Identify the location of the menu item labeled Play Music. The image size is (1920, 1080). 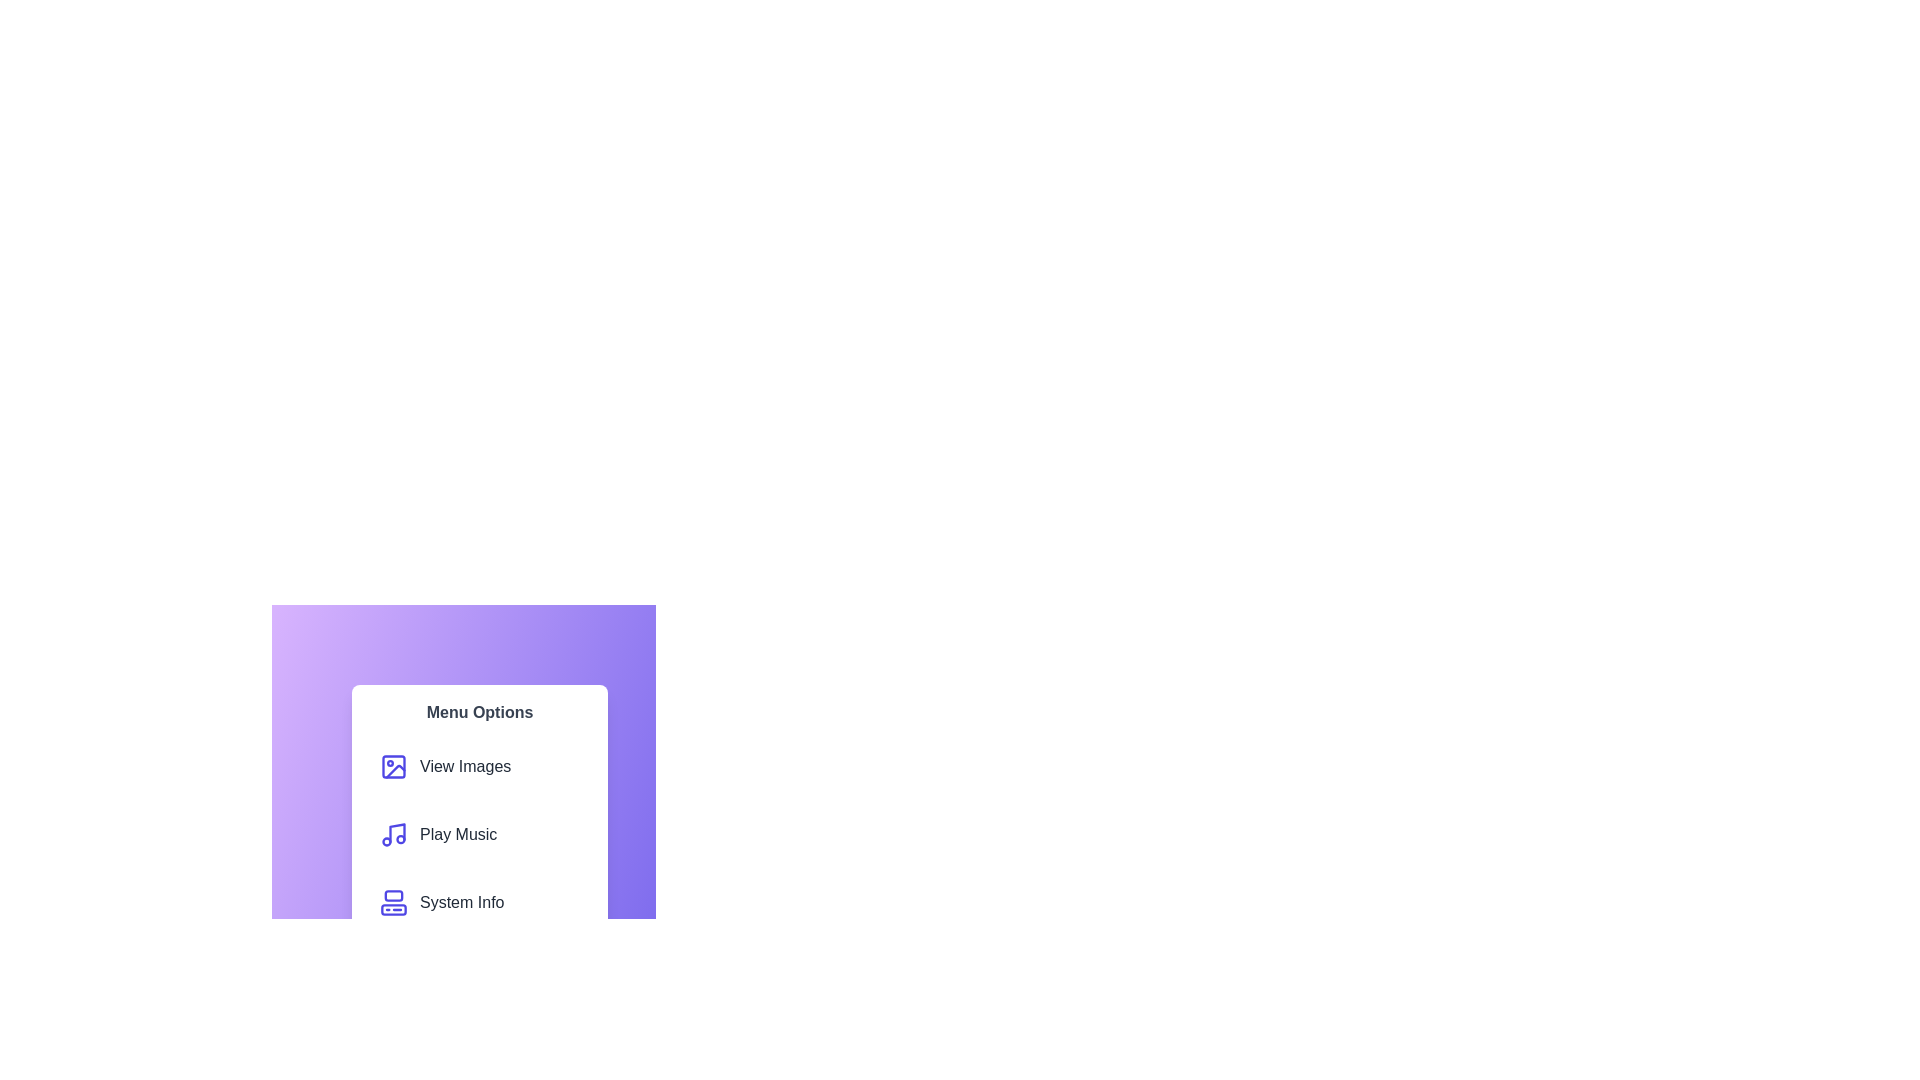
(480, 834).